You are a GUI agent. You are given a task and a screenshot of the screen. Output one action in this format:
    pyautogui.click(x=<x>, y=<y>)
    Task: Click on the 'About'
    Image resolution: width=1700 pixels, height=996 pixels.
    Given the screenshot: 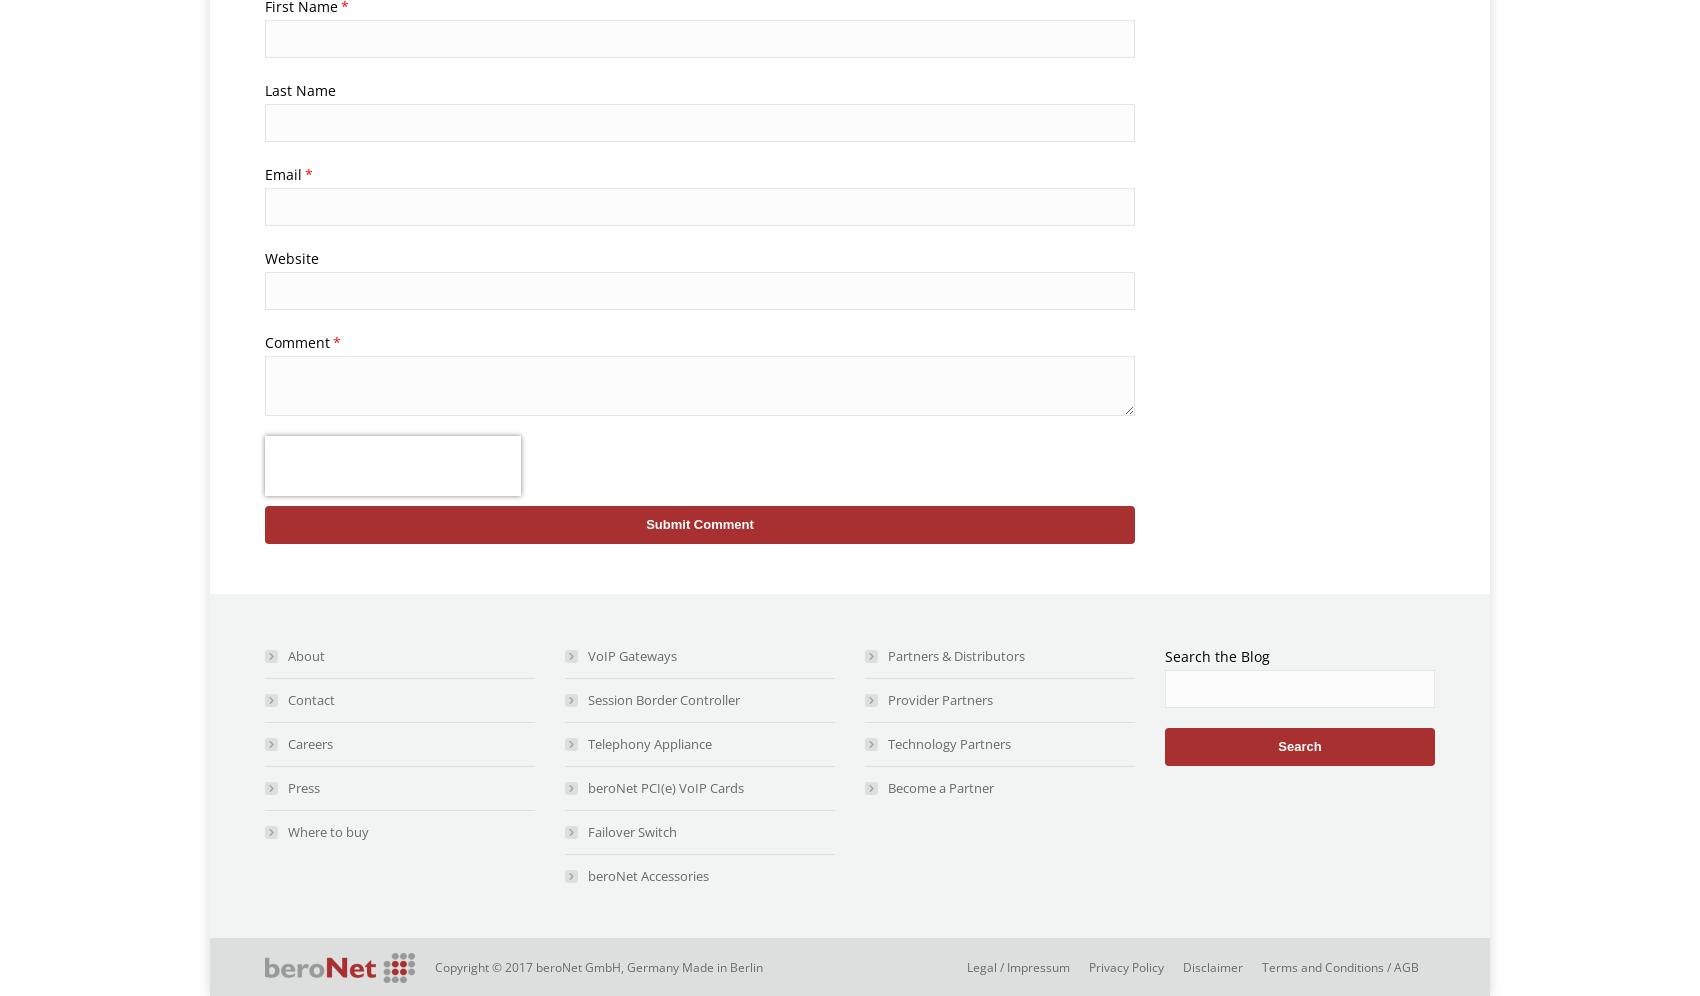 What is the action you would take?
    pyautogui.click(x=306, y=654)
    